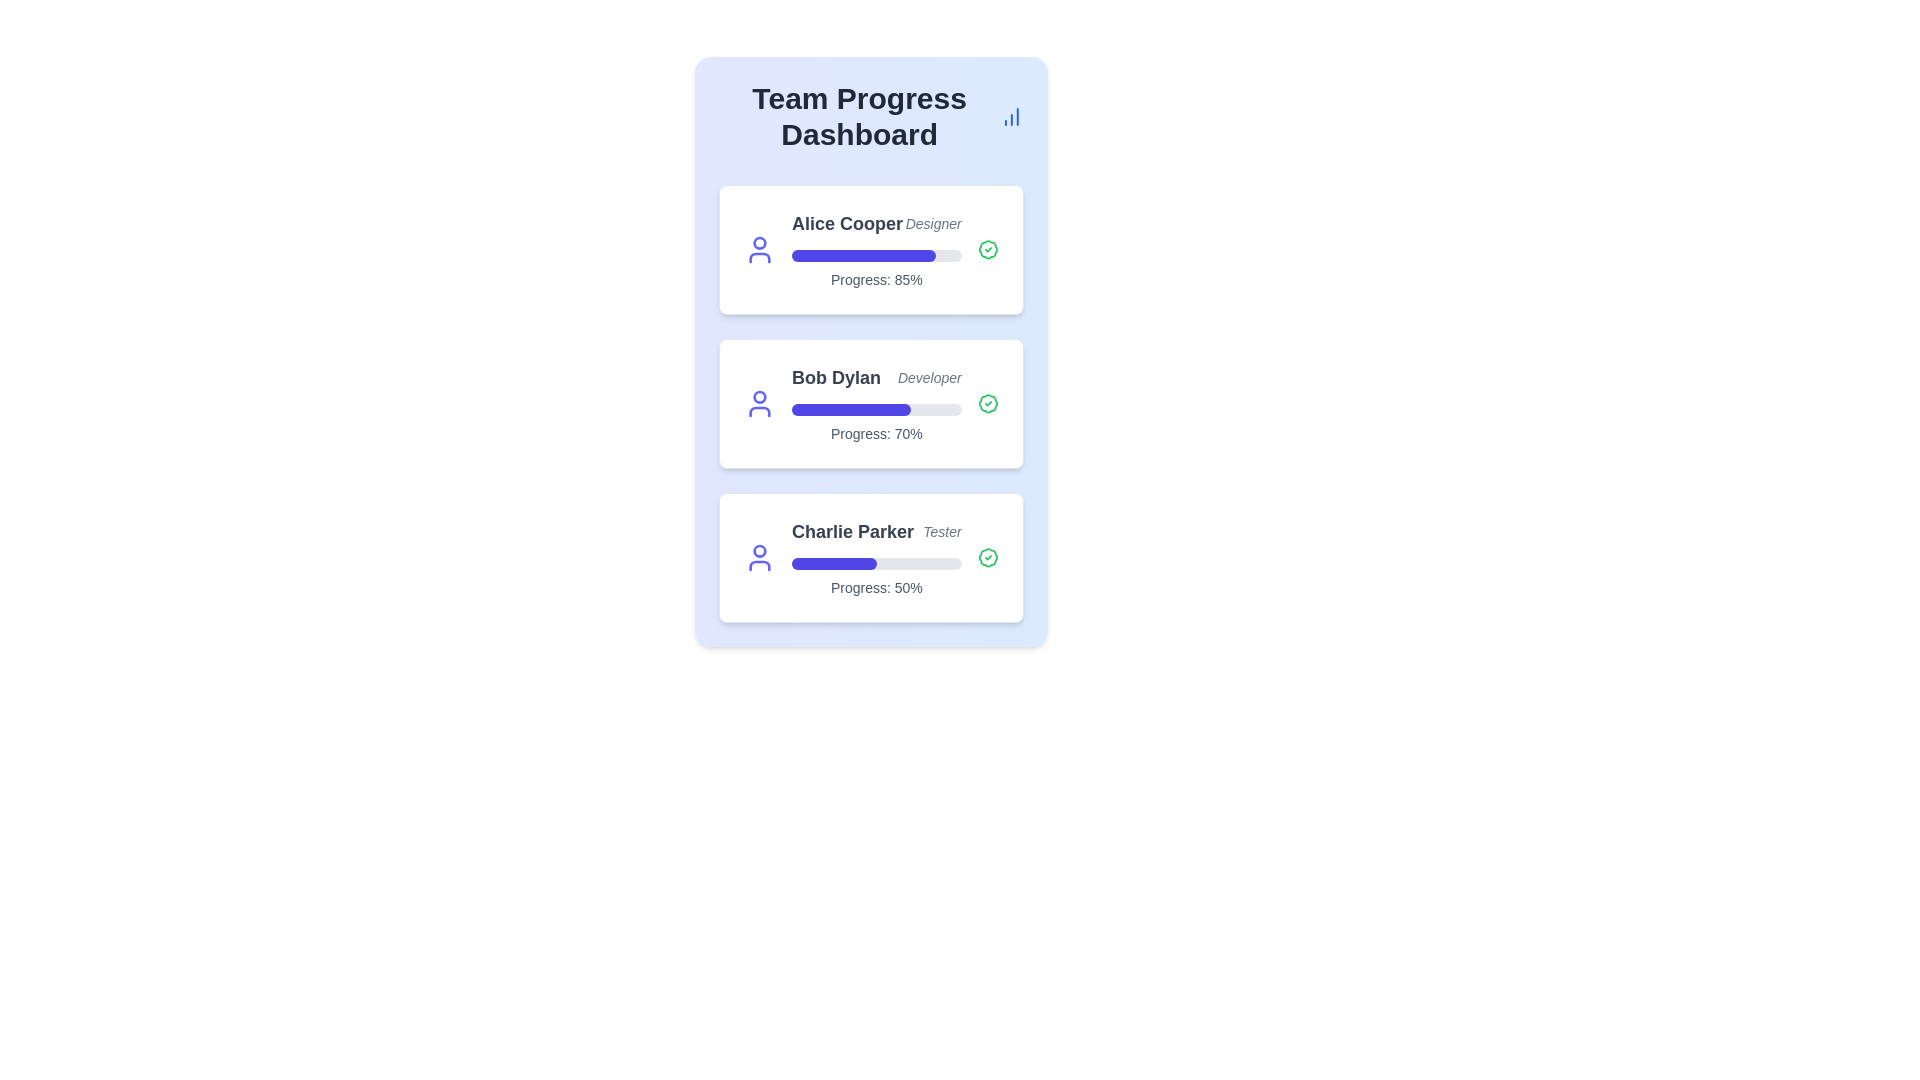 This screenshot has height=1080, width=1920. I want to click on the text label displaying the role or designation of 'Charlie Parker', which is positioned to the right of the name within the list, so click(941, 531).